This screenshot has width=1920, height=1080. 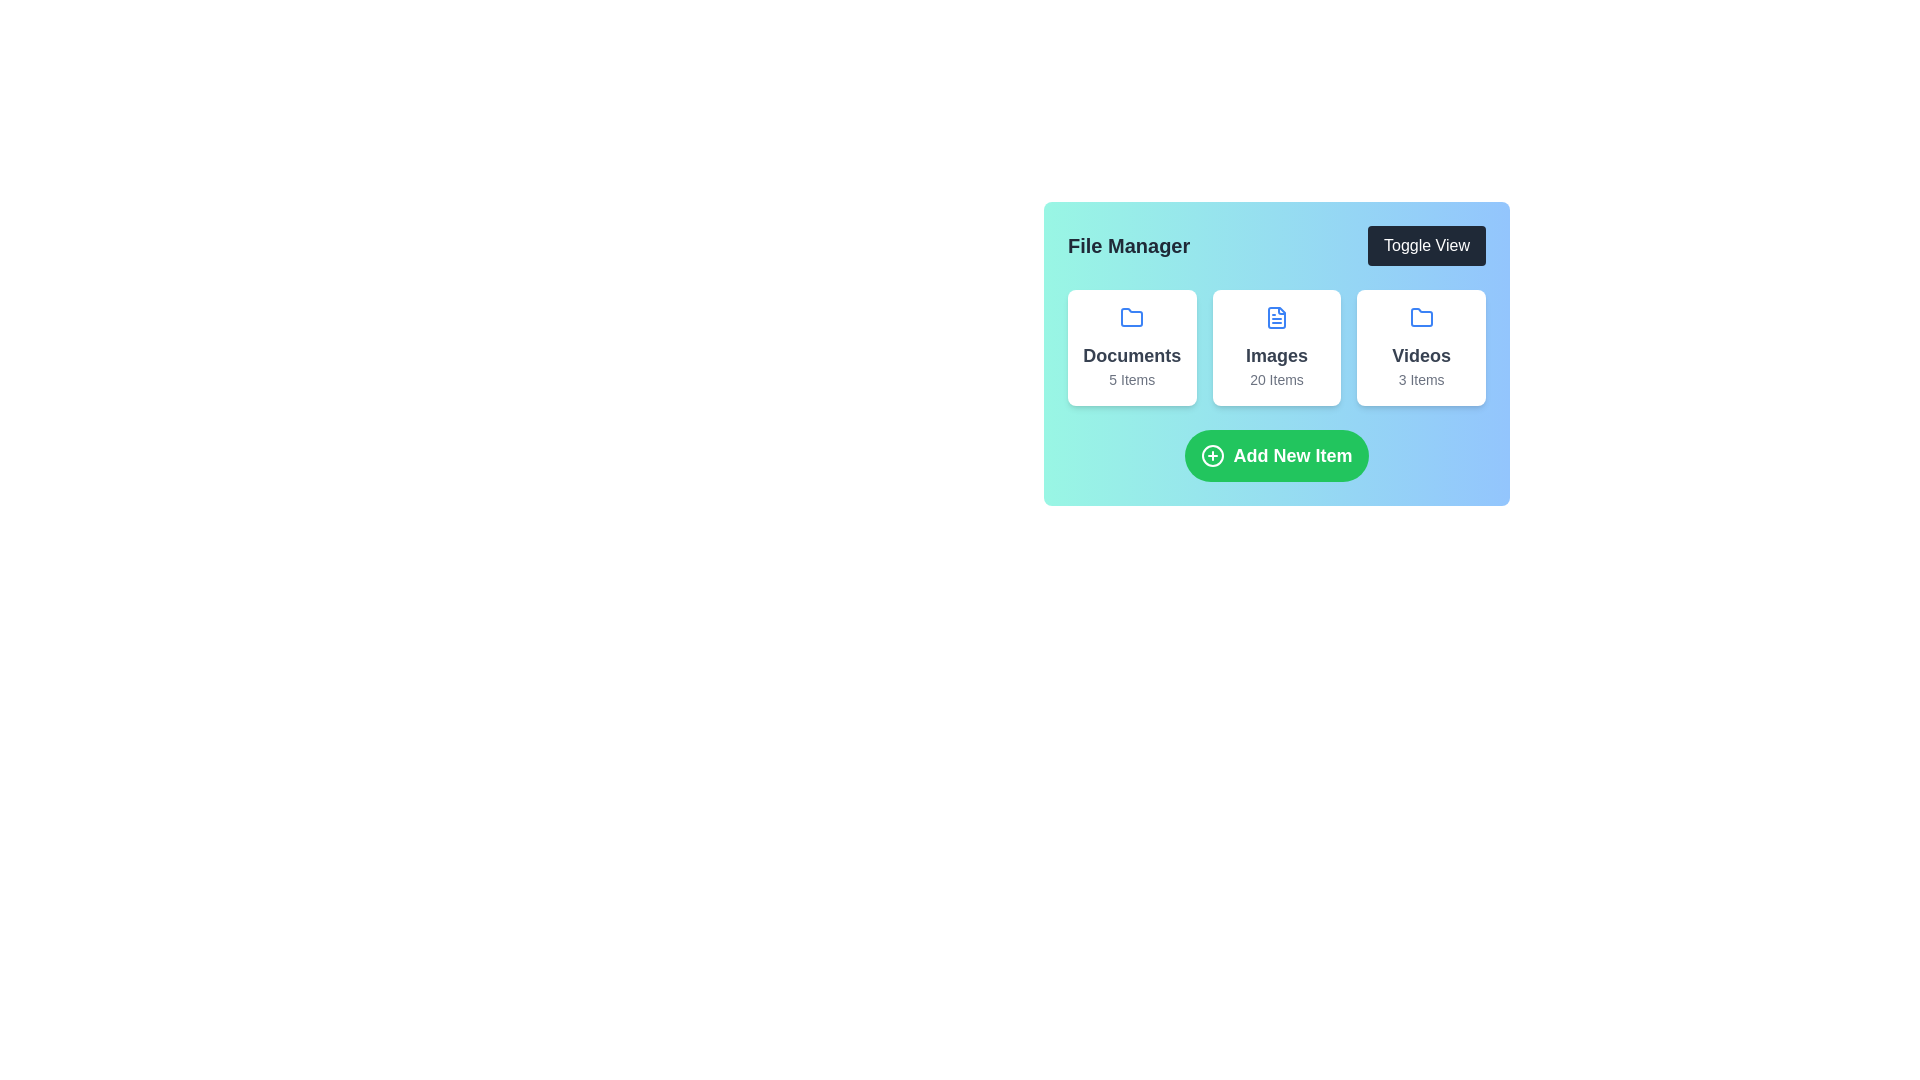 What do you see at coordinates (1275, 354) in the screenshot?
I see `the 'Images' text label, which is displayed in bold dark gray font and is part of the second category card in the File Manager interface` at bounding box center [1275, 354].